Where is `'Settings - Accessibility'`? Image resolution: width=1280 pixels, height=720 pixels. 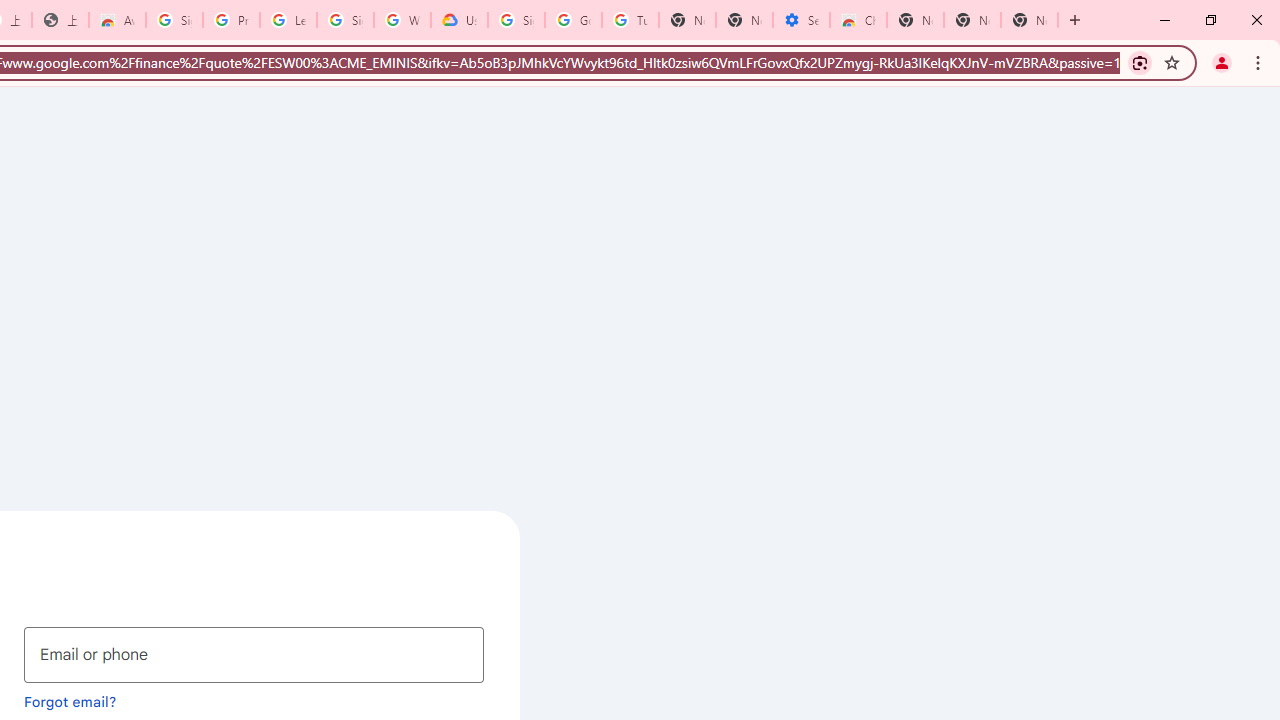 'Settings - Accessibility' is located at coordinates (801, 20).